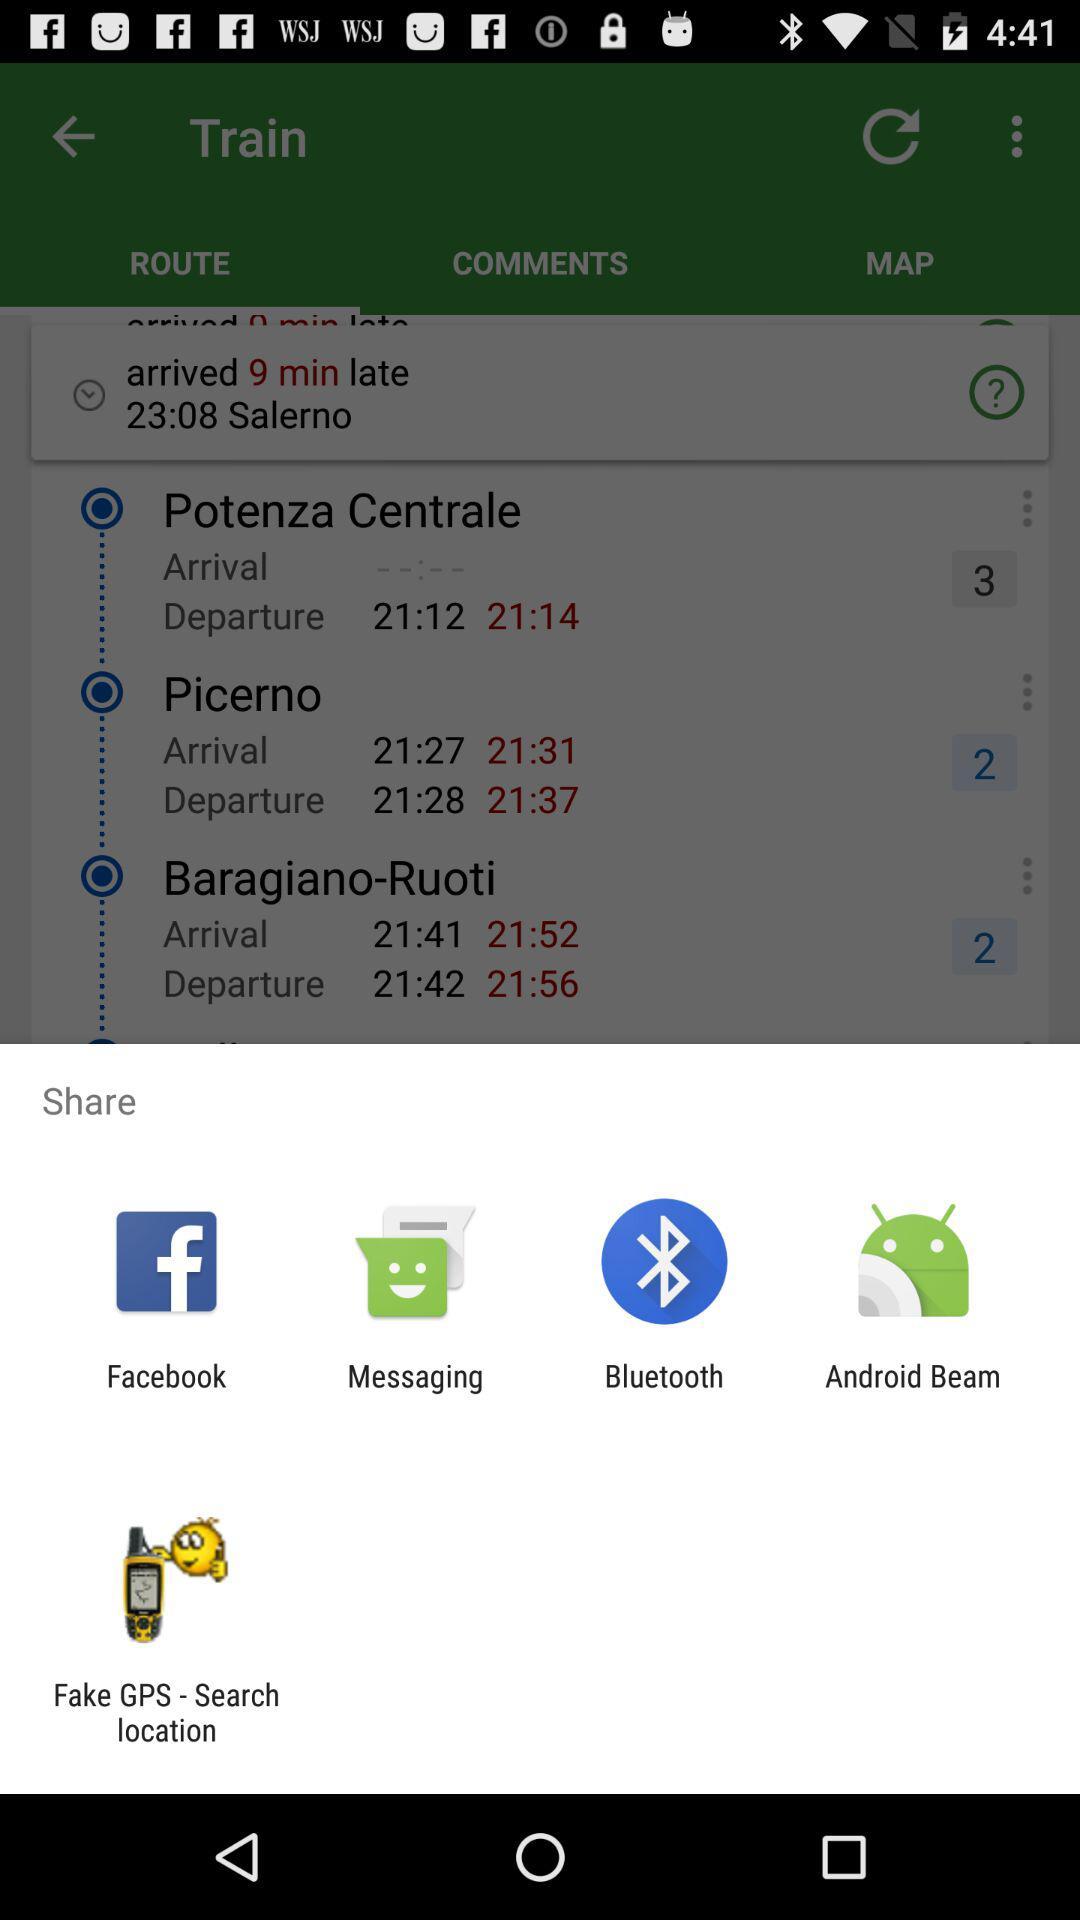  What do you see at coordinates (664, 1392) in the screenshot?
I see `the bluetooth icon` at bounding box center [664, 1392].